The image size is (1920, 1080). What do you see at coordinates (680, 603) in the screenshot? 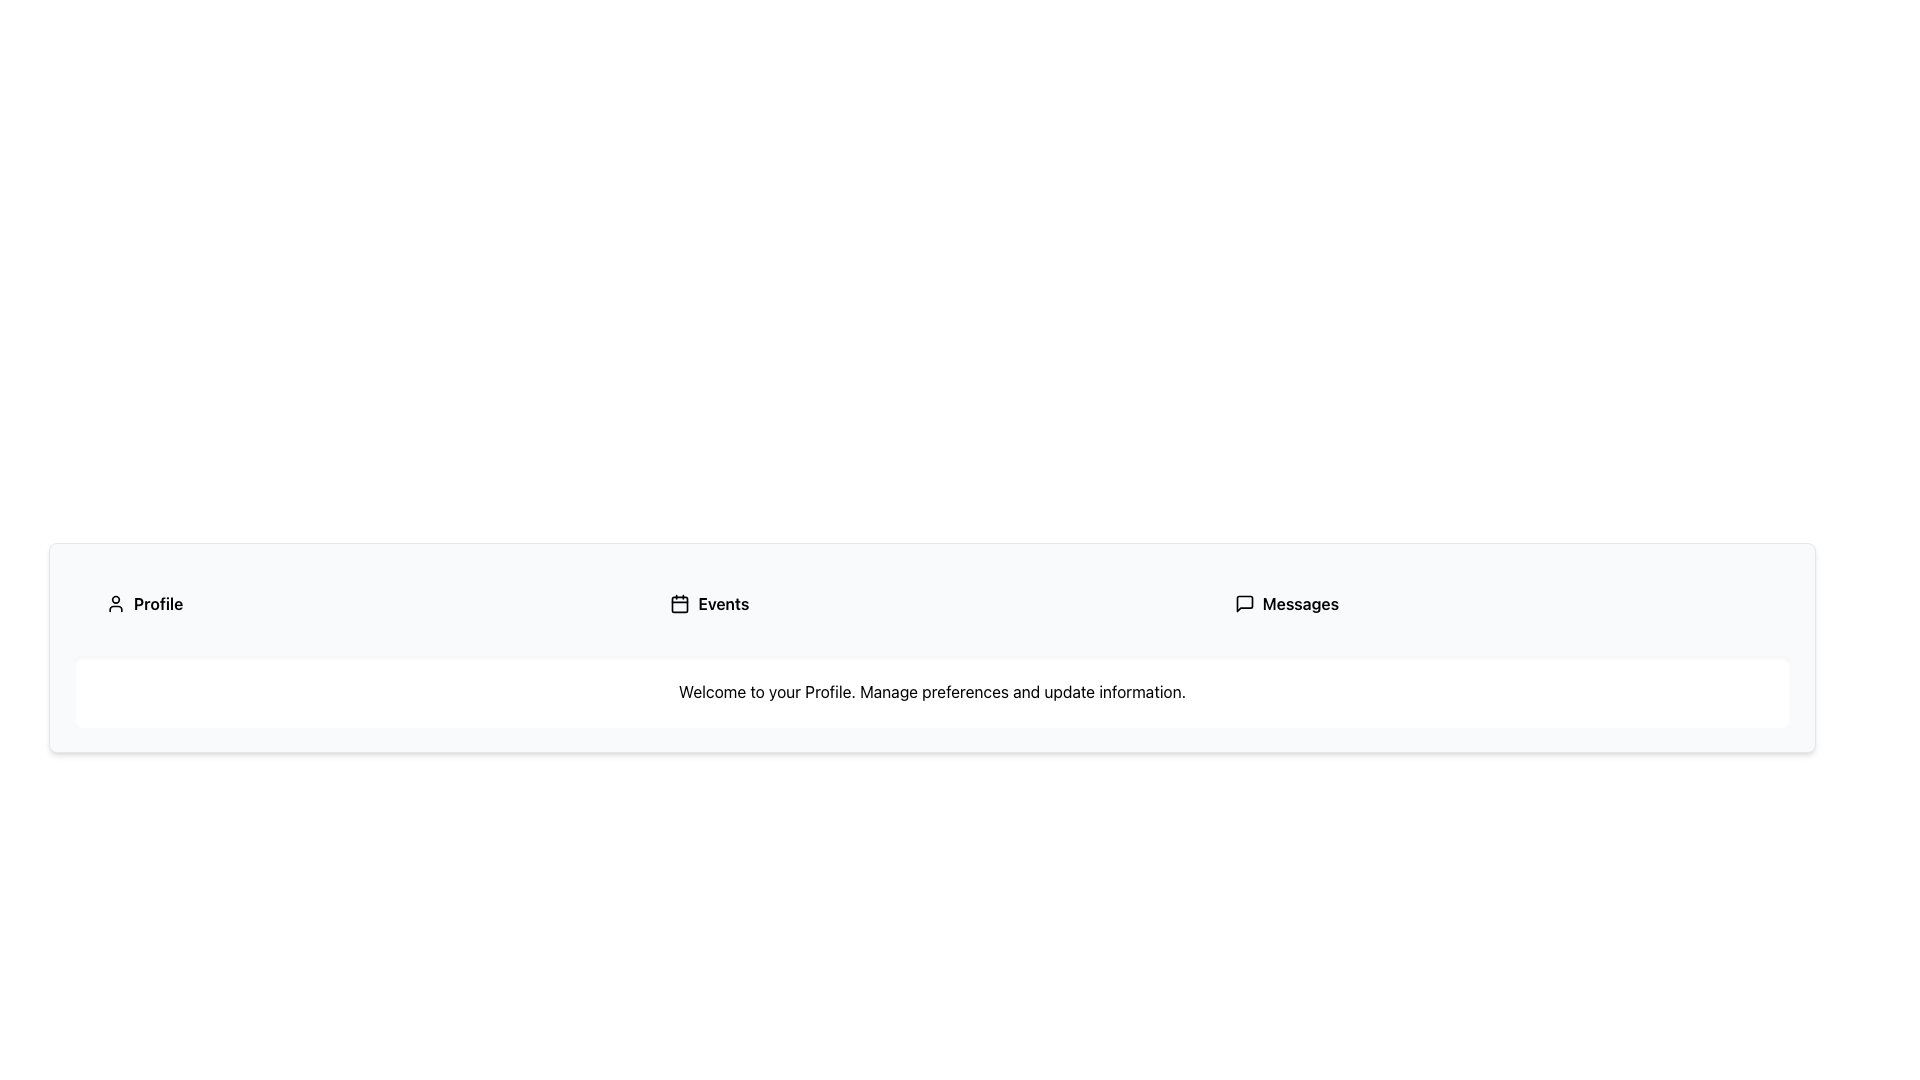
I see `the 'Events' icon located in the navigation bar, positioned between 'Profile' and 'Messages'` at bounding box center [680, 603].